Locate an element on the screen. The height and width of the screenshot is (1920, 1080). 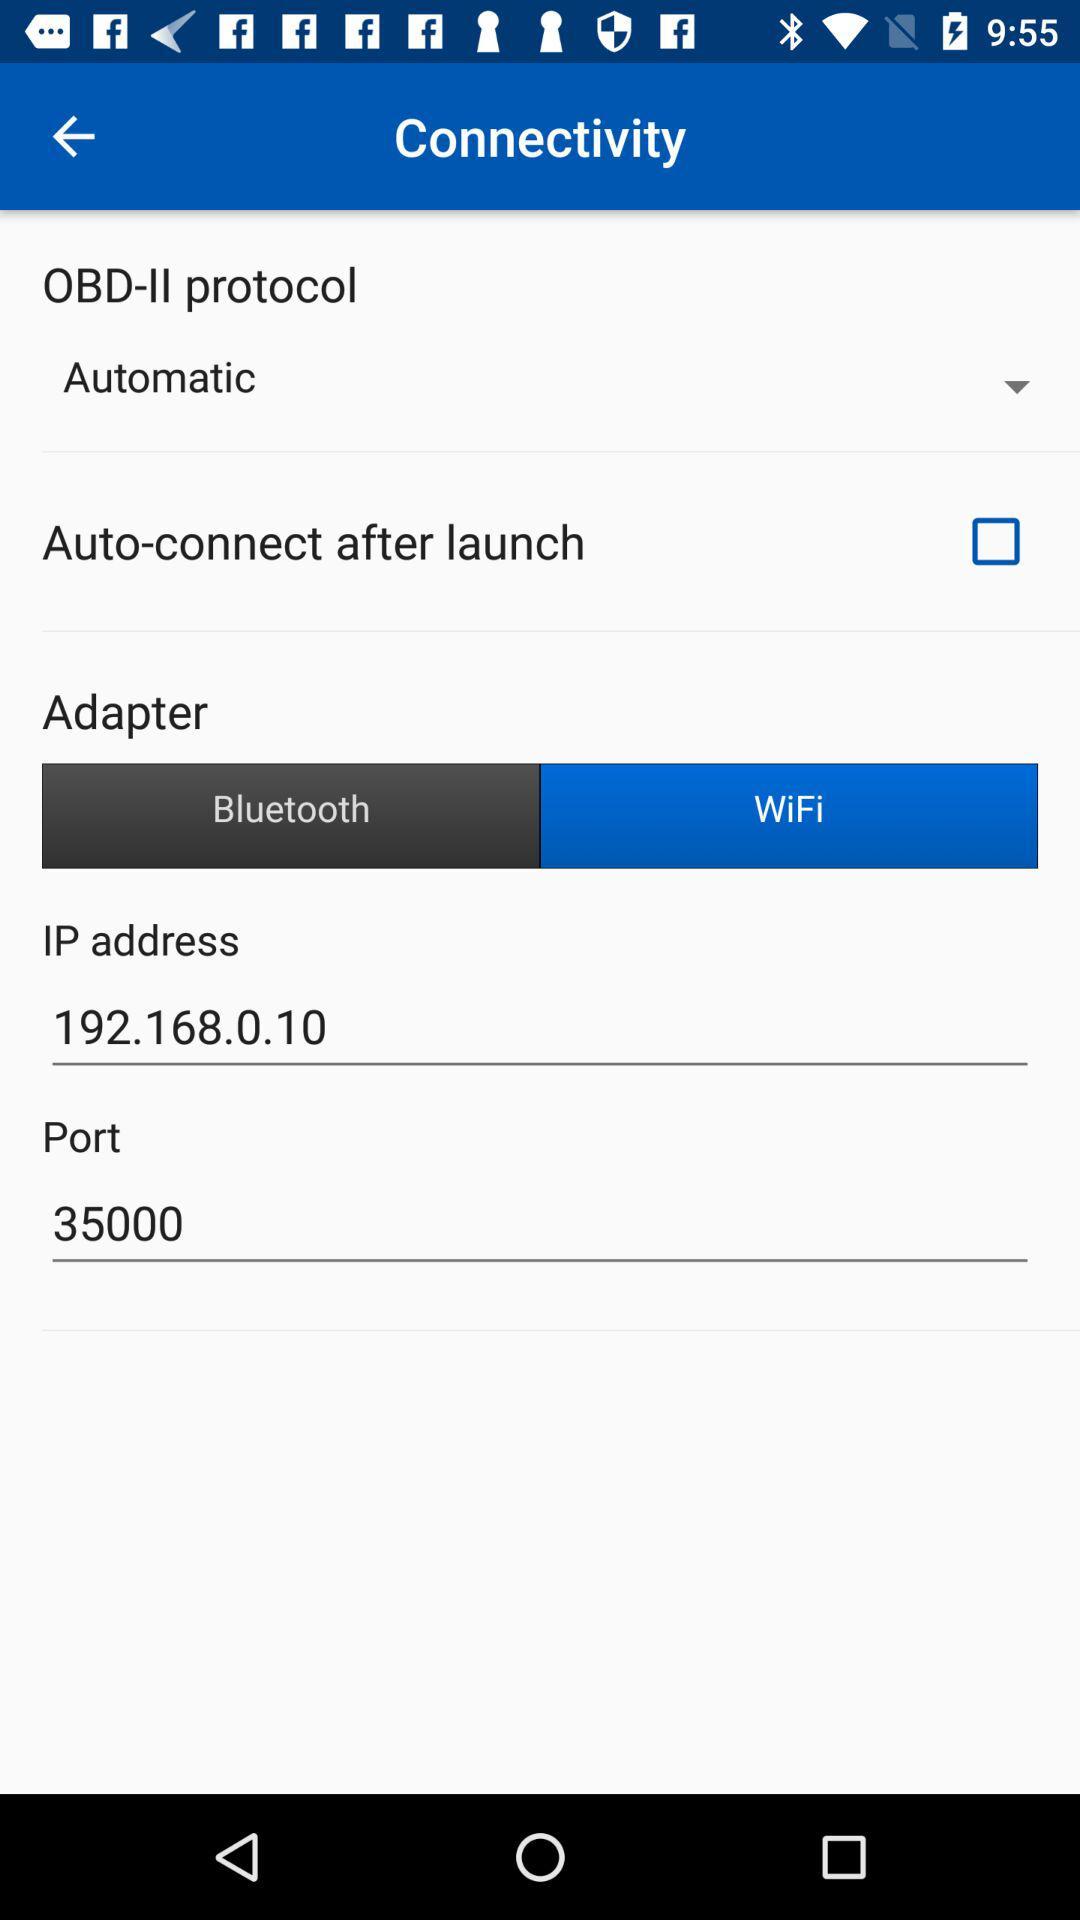
item to the left of connectivity is located at coordinates (72, 135).